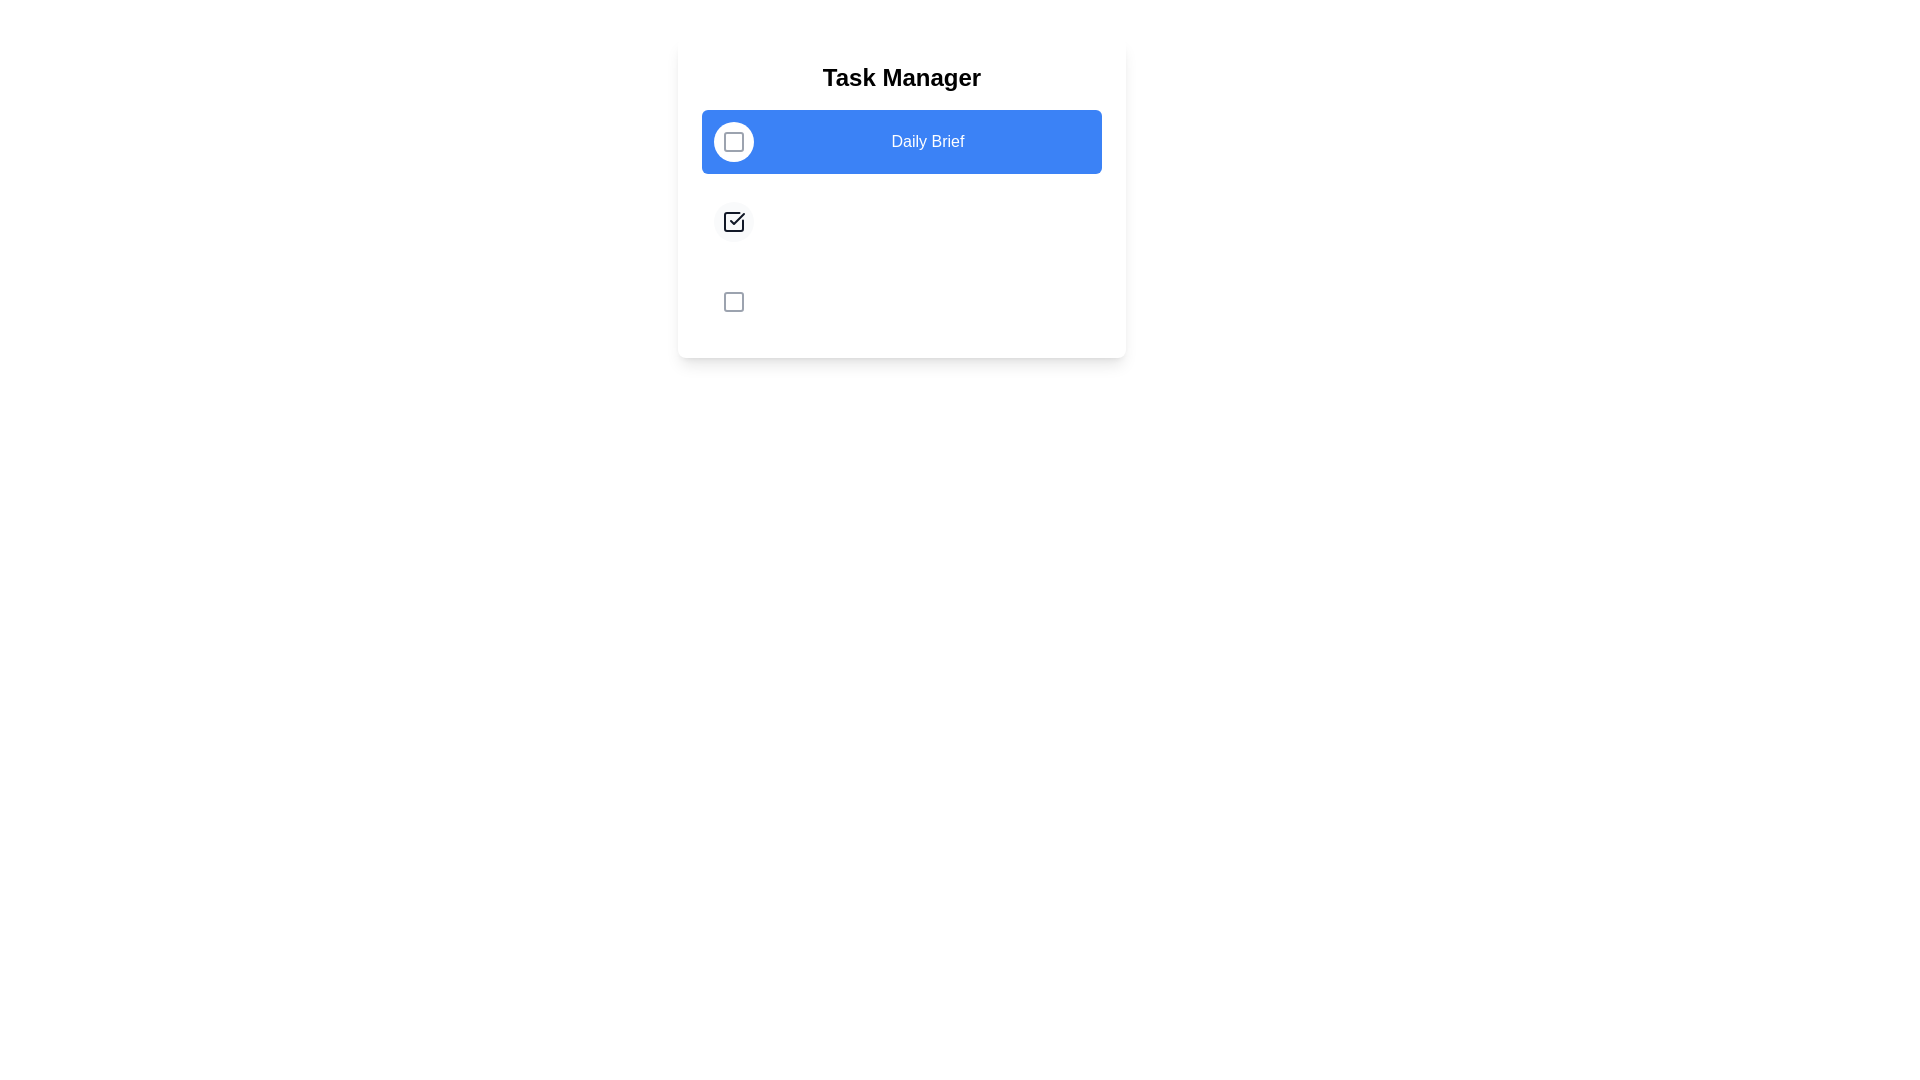  What do you see at coordinates (733, 141) in the screenshot?
I see `the task Daily Brief to observe any additional interactions or effects` at bounding box center [733, 141].